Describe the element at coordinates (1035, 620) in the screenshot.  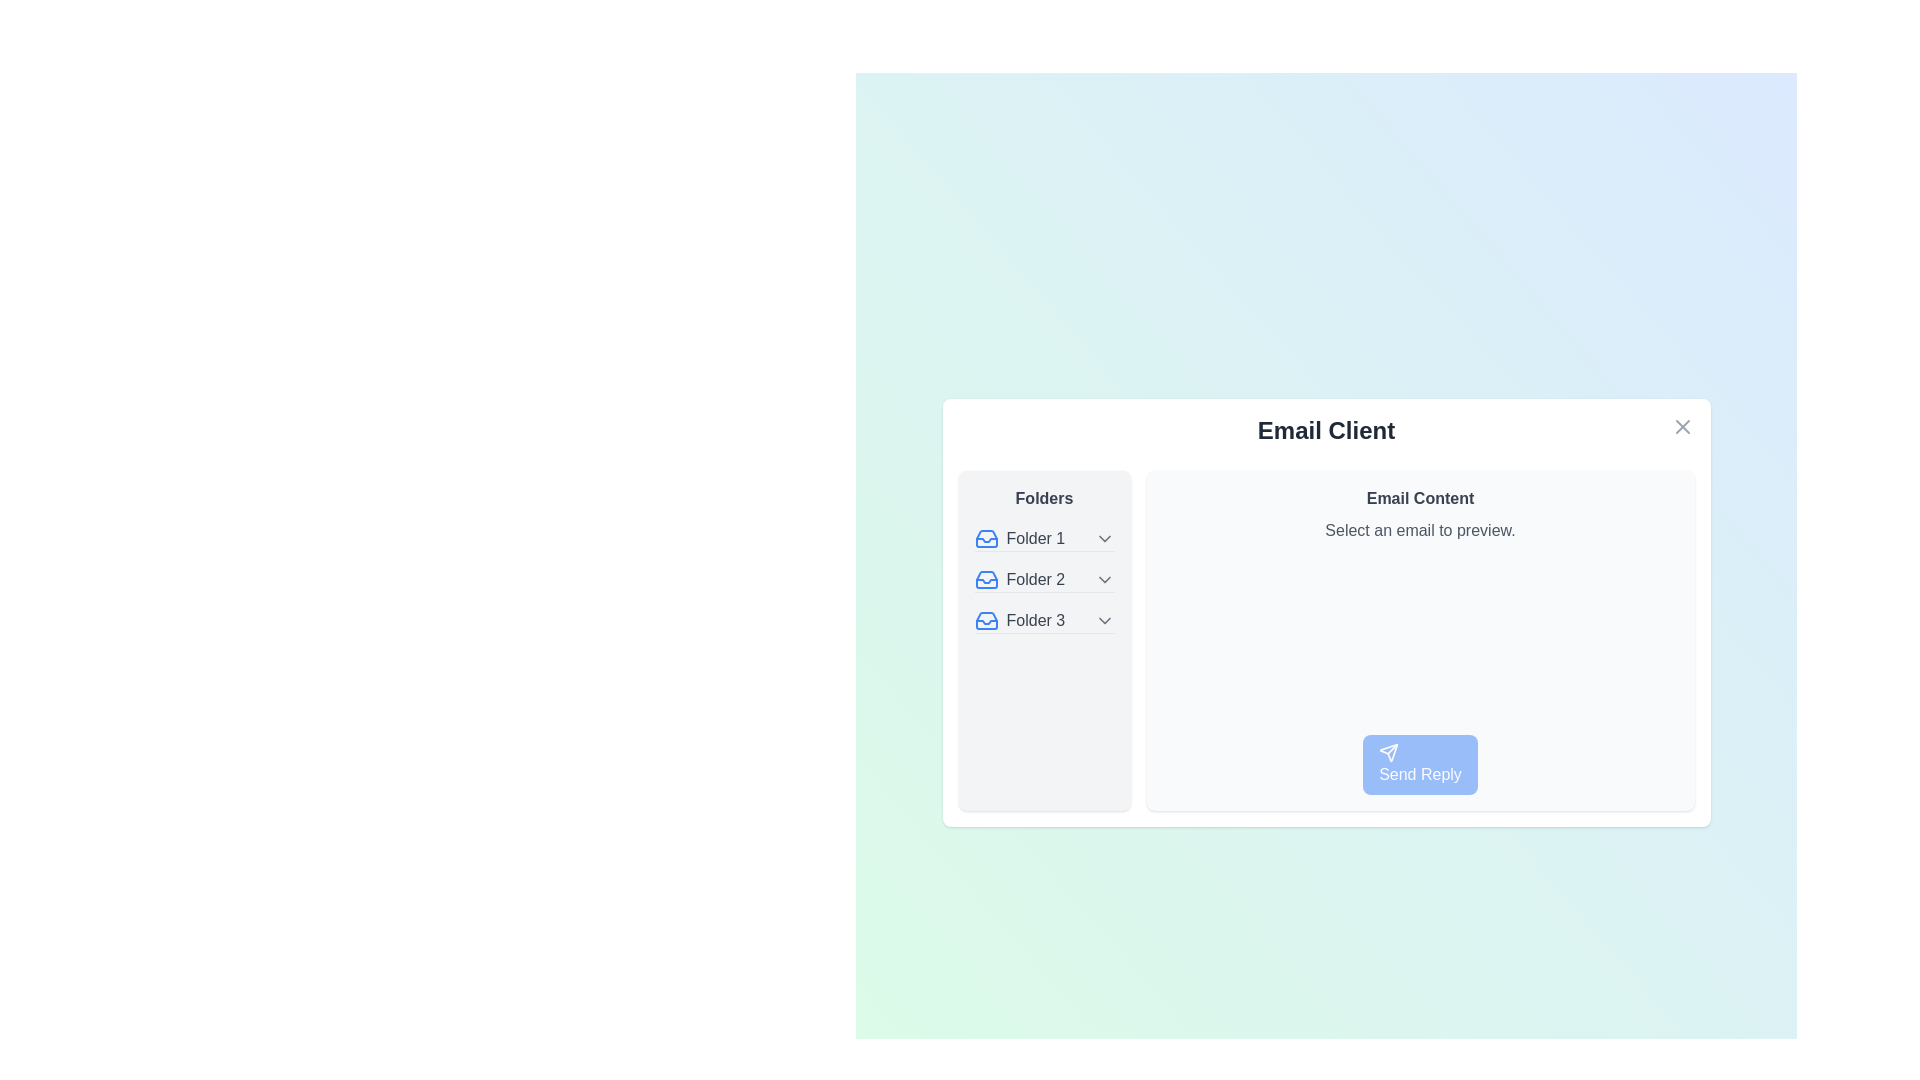
I see `the label indicating the title or name of the folder, which is the third item in the vertical list of folders on the left side of the 'Email Client' panel` at that location.